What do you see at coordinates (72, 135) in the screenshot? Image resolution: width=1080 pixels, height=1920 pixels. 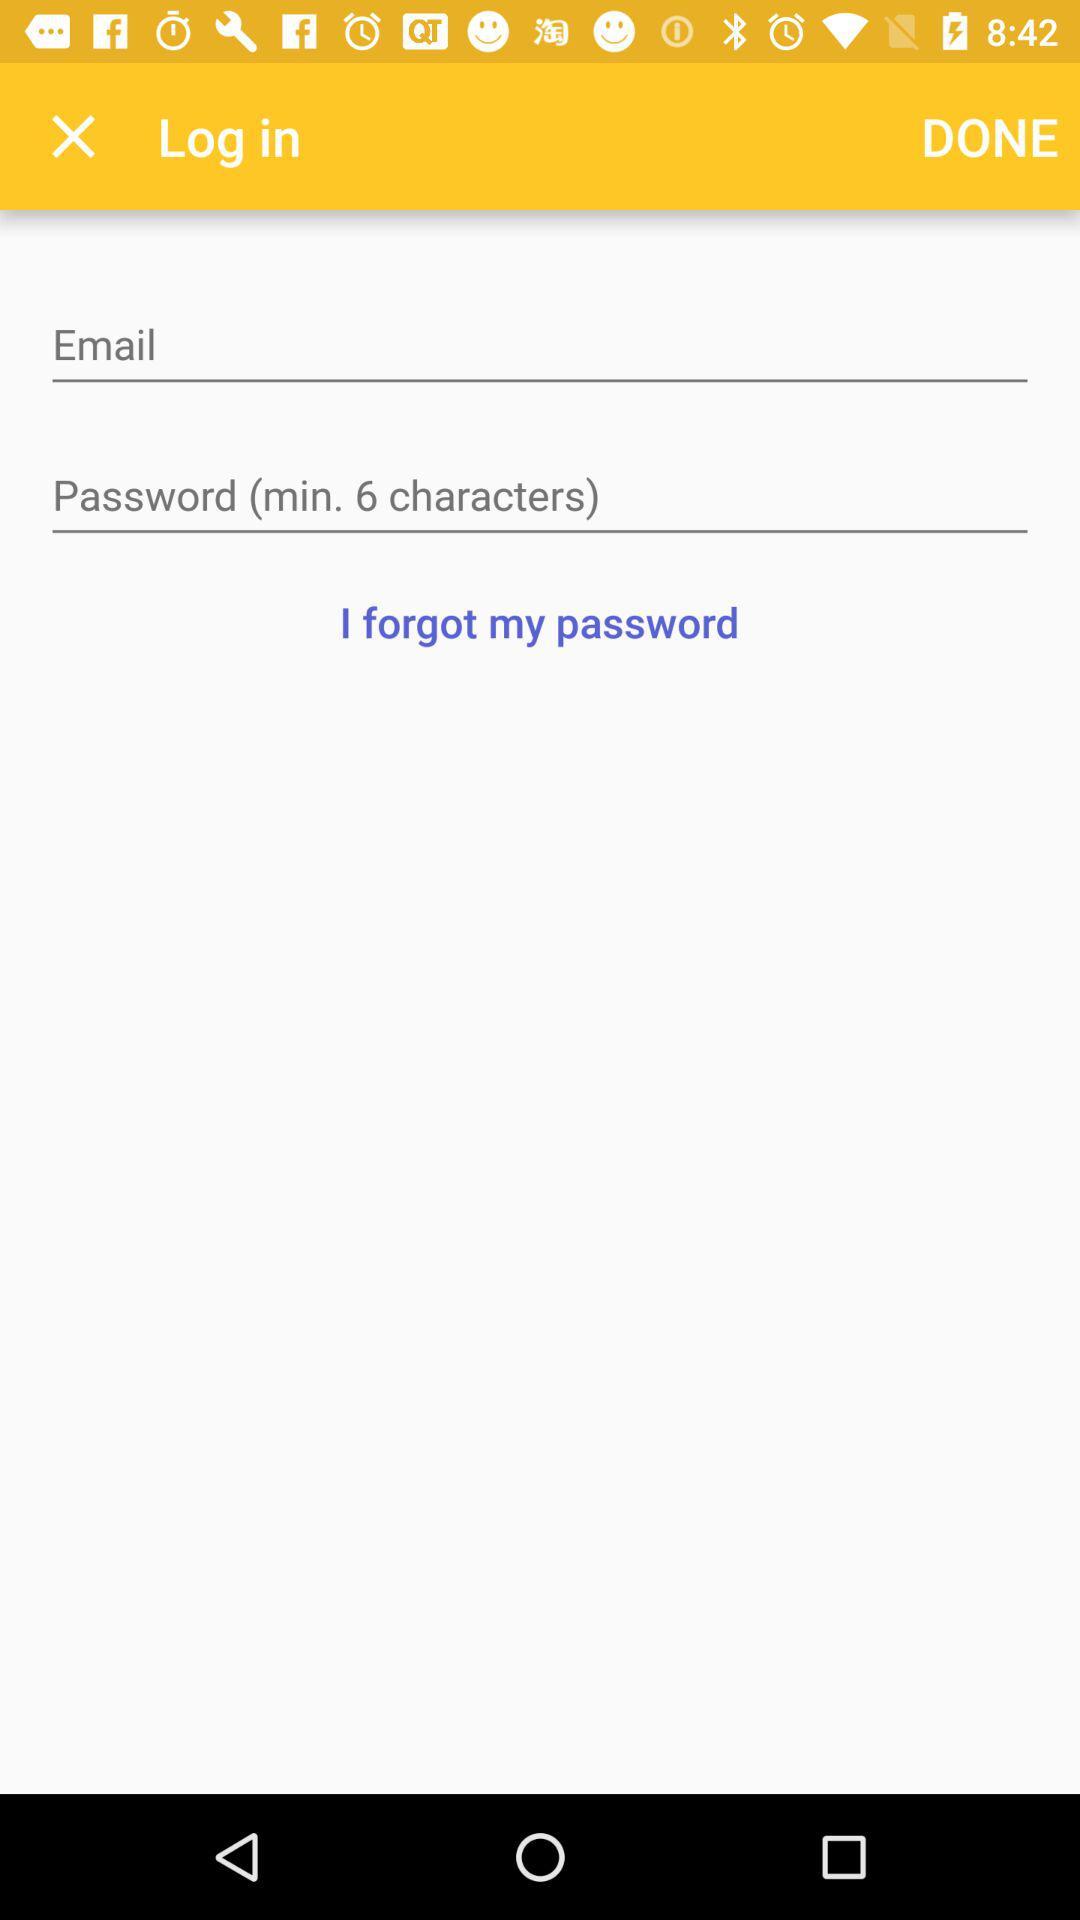 I see `app next to the log in app` at bounding box center [72, 135].